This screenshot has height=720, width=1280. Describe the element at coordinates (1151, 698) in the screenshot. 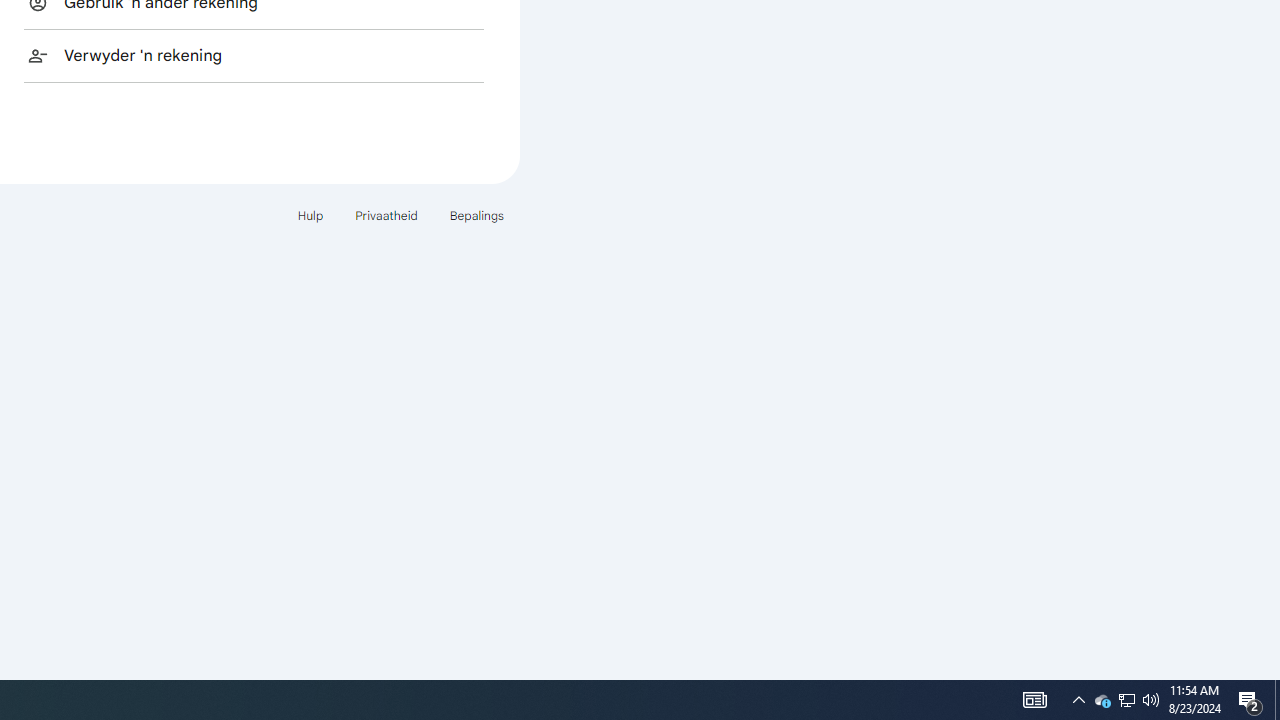

I see `'Q2790: 100%'` at that location.